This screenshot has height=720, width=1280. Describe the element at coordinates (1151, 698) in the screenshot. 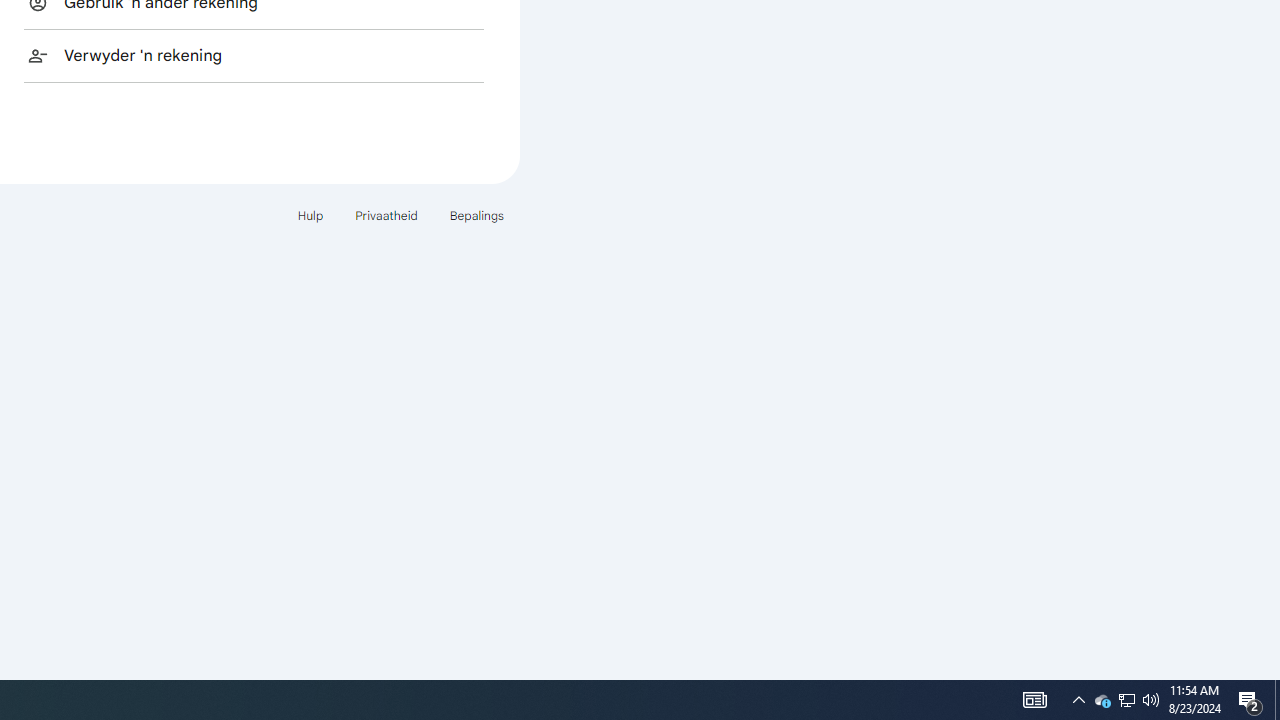

I see `'Q2790: 100%'` at that location.